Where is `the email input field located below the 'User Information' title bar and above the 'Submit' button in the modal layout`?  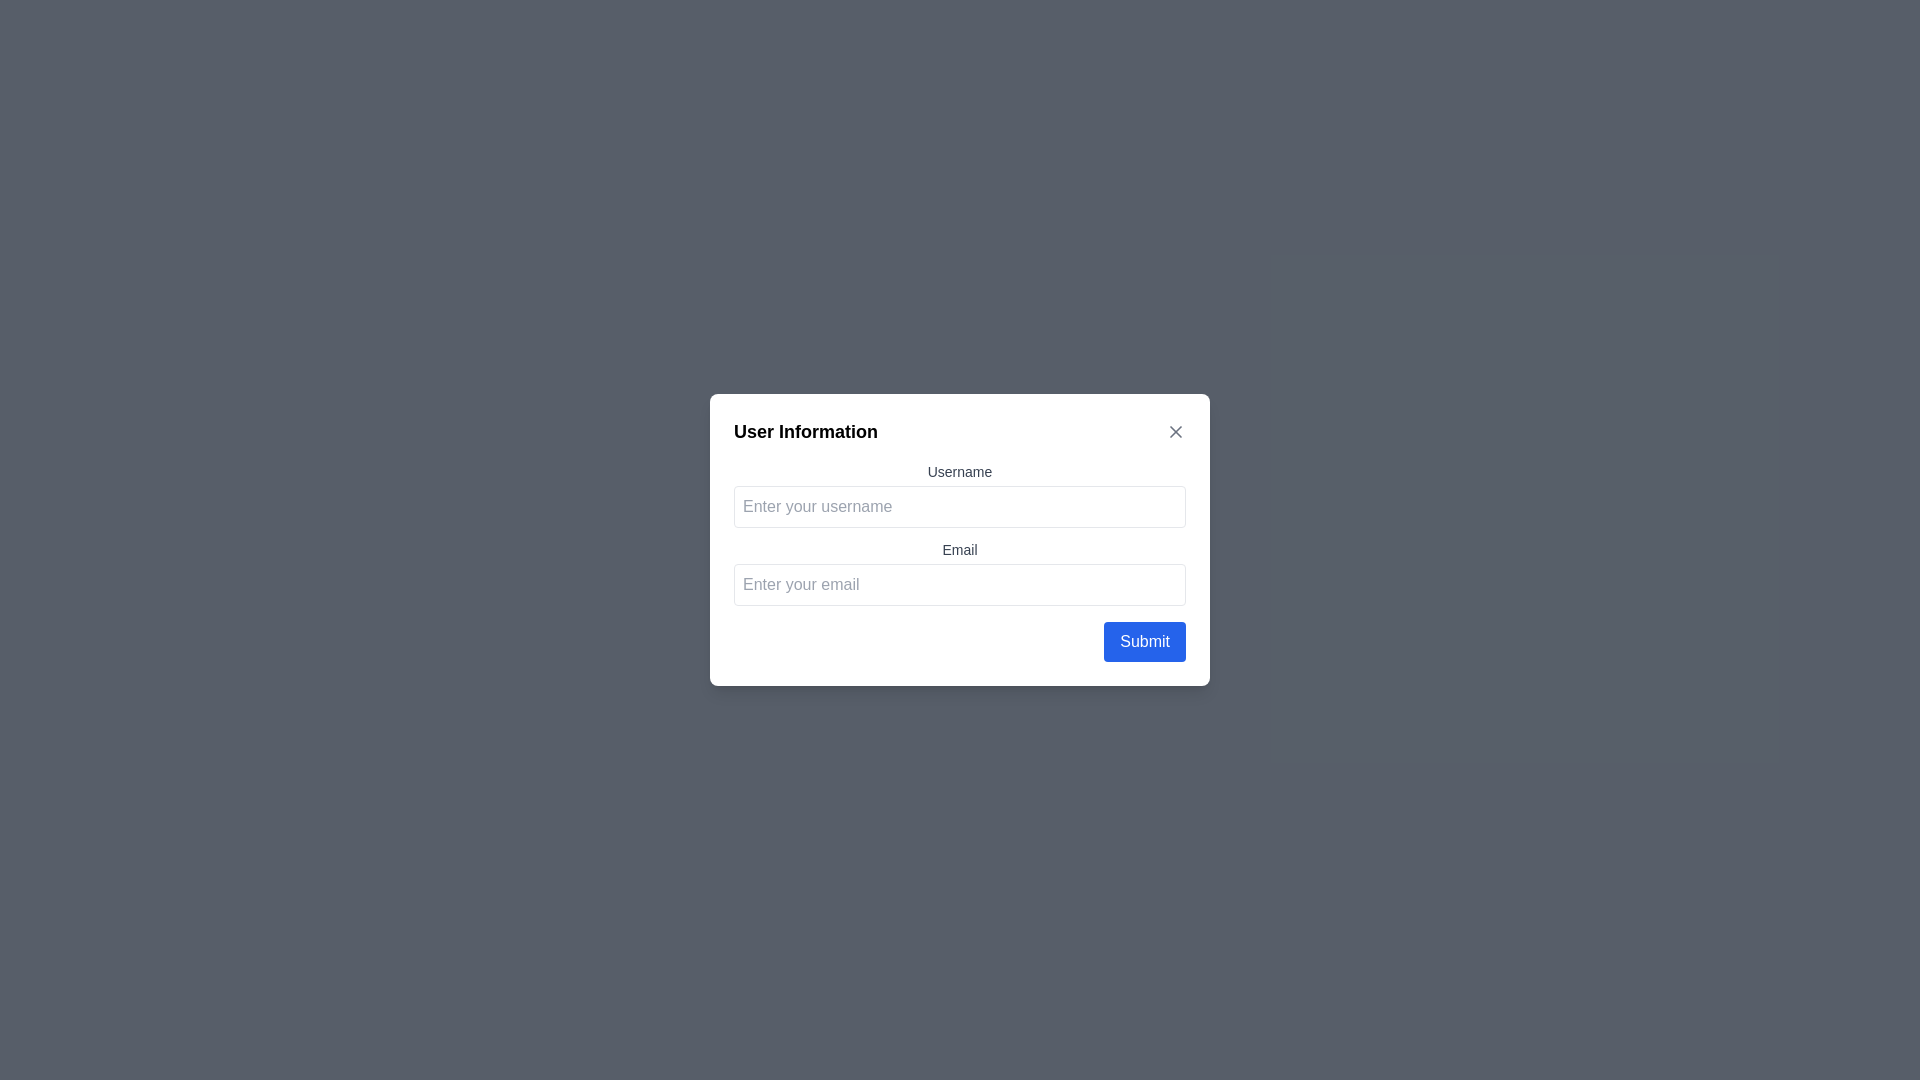
the email input field located below the 'User Information' title bar and above the 'Submit' button in the modal layout is located at coordinates (960, 540).